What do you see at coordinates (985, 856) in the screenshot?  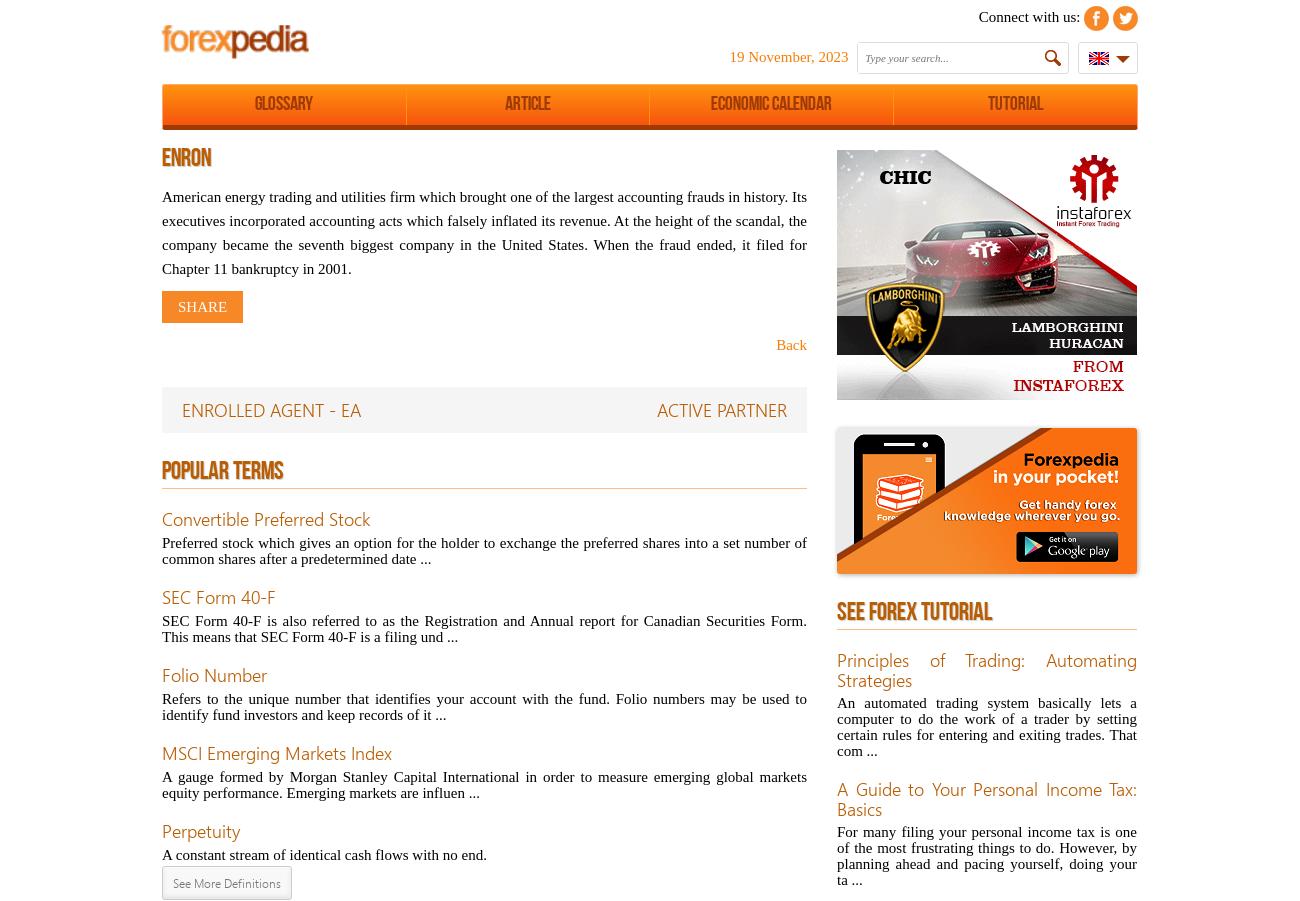 I see `'For many filing your personal income tax is one of the most frustrating things to do. However, by planning ahead and pacing yourself, doing your ta ...'` at bounding box center [985, 856].